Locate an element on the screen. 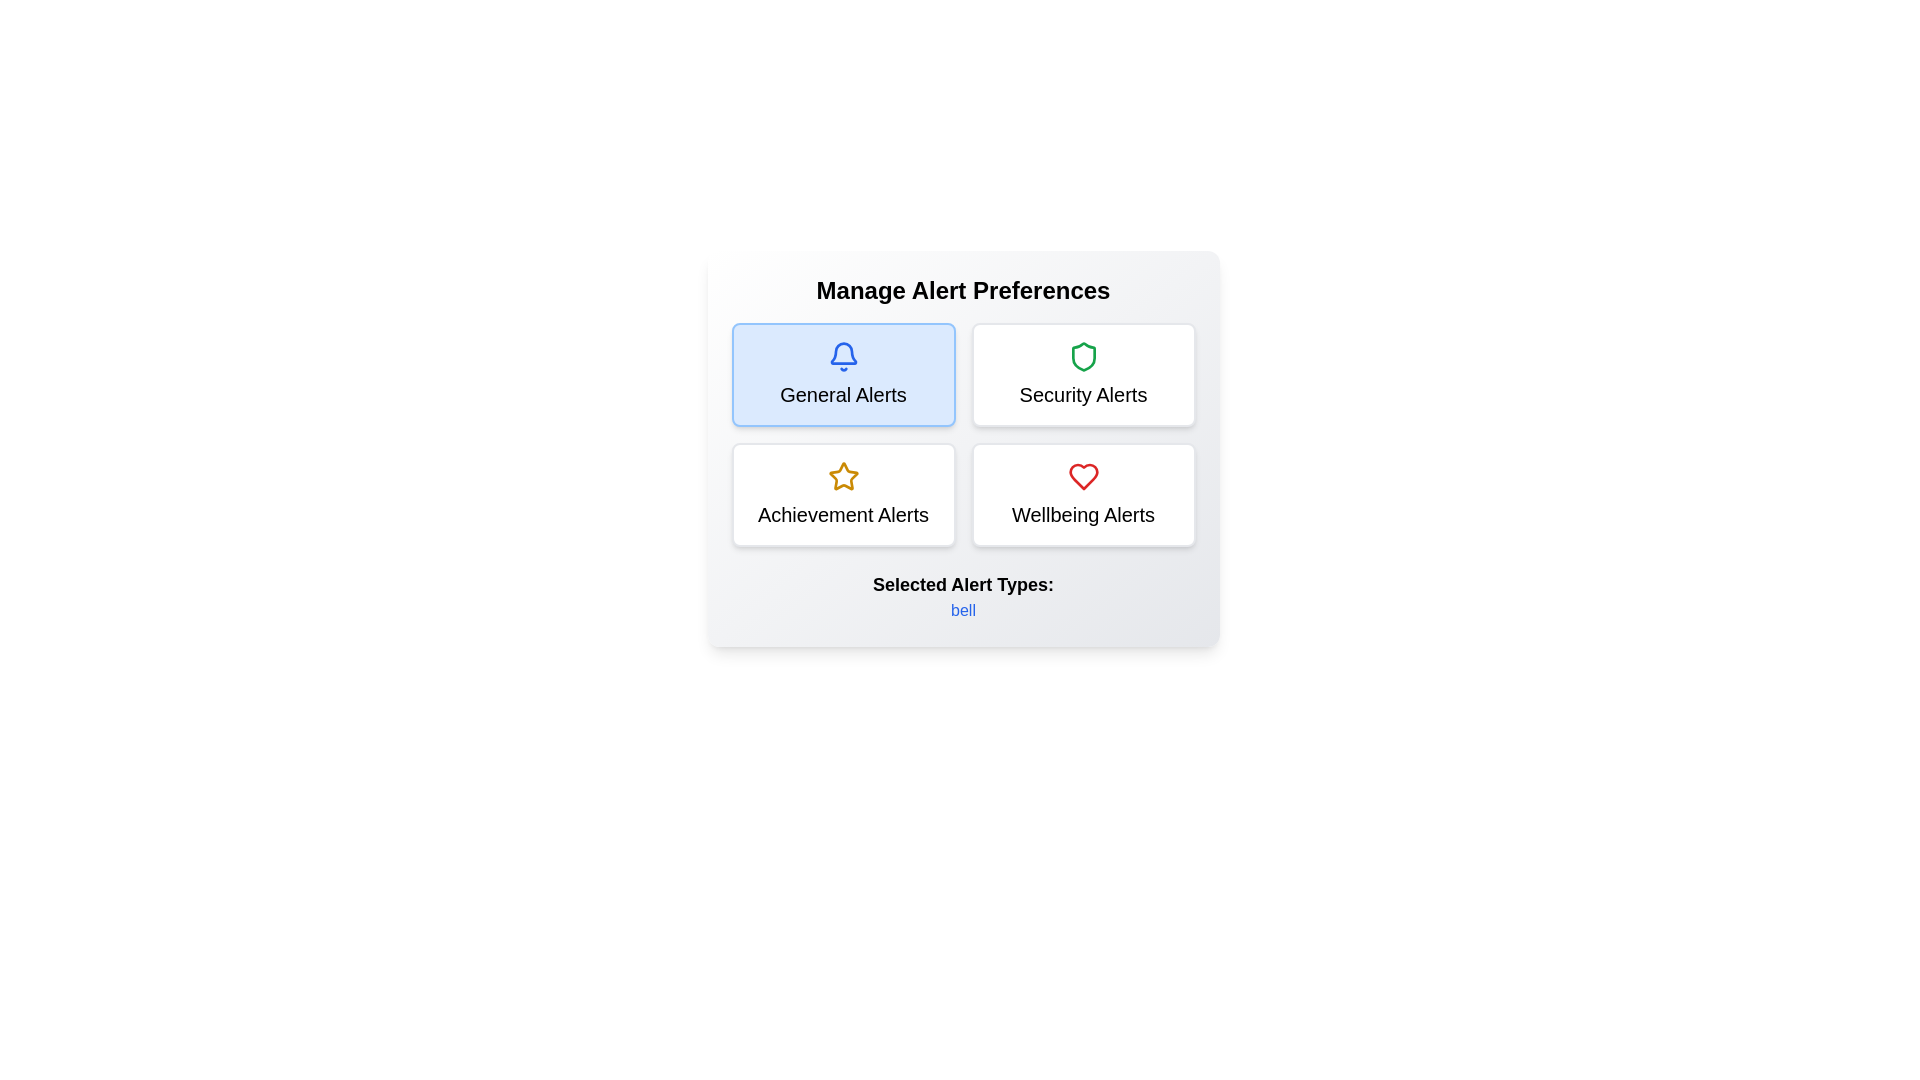 The width and height of the screenshot is (1920, 1080). the alert type Wellbeing Alerts is located at coordinates (1082, 494).